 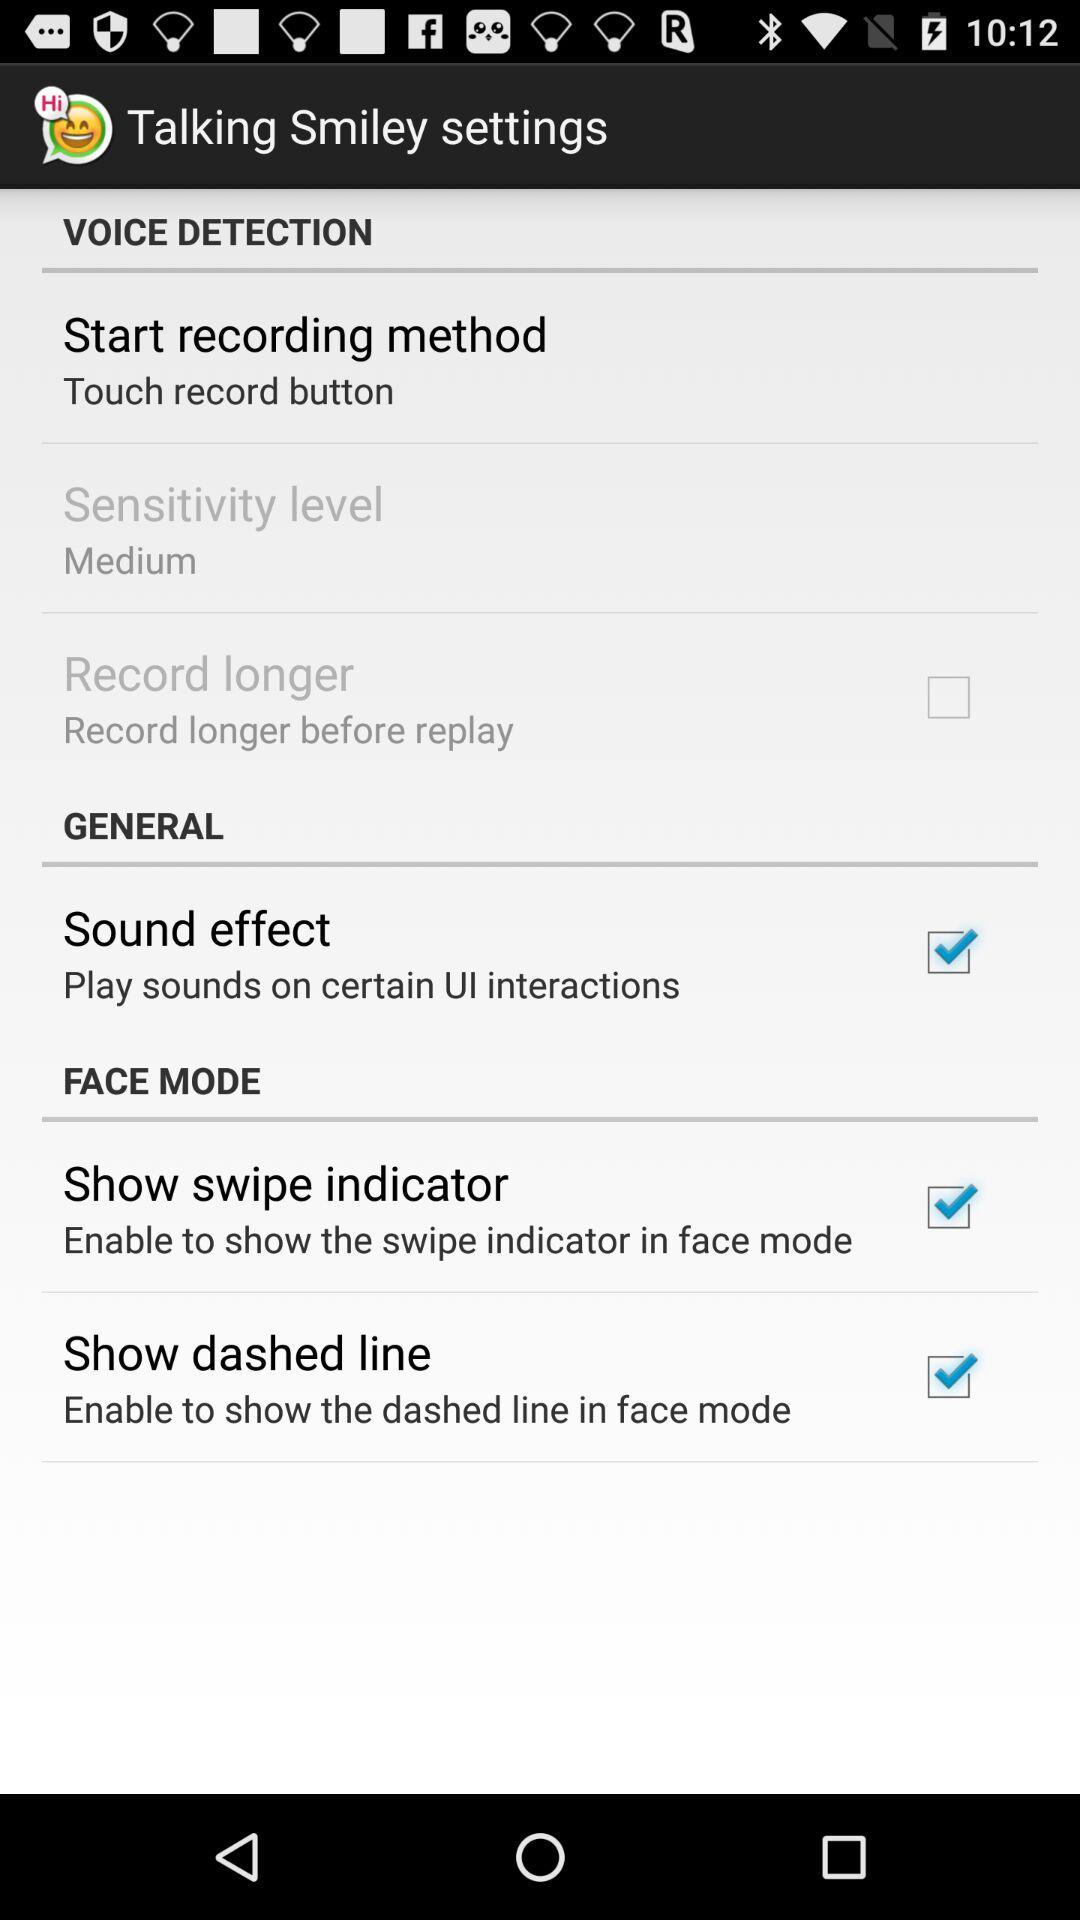 I want to click on the general app, so click(x=540, y=825).